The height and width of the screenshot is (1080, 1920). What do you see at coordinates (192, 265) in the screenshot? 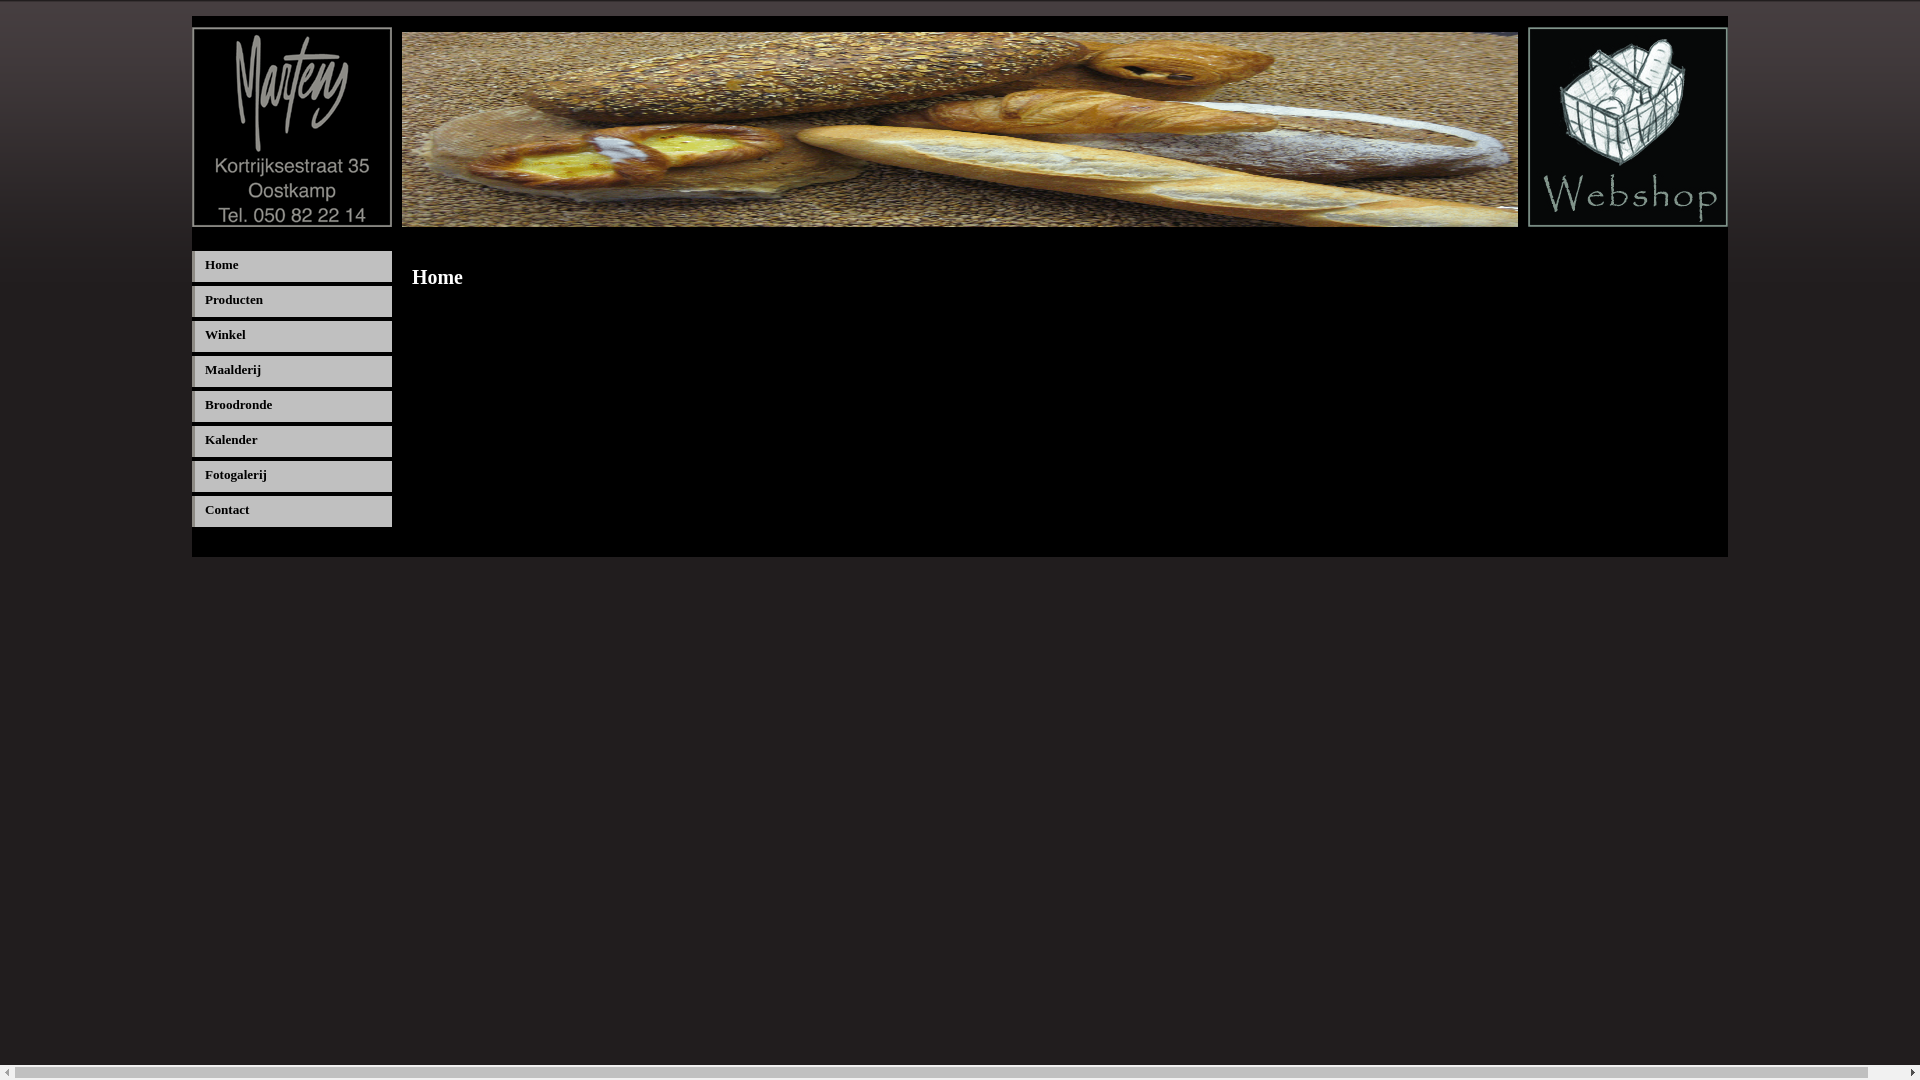
I see `'Home'` at bounding box center [192, 265].